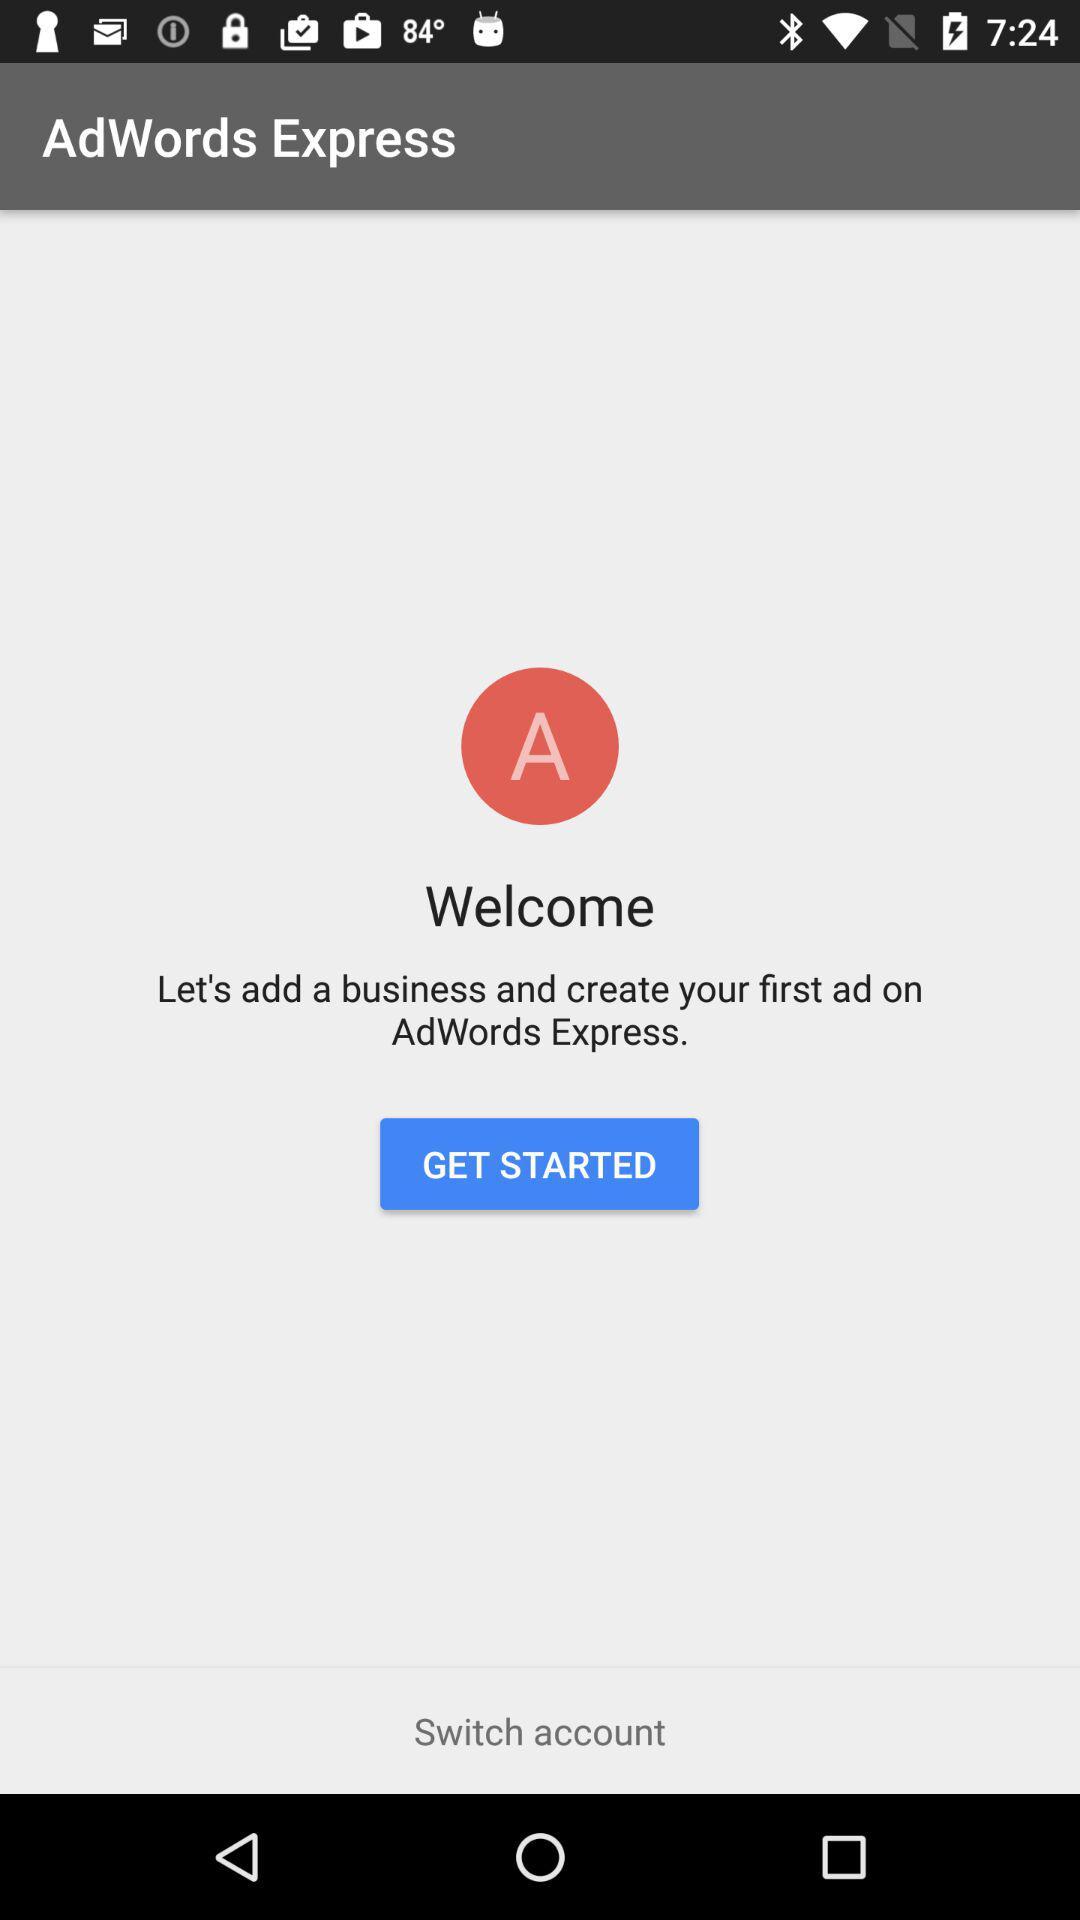 Image resolution: width=1080 pixels, height=1920 pixels. Describe the element at coordinates (538, 1164) in the screenshot. I see `the icon below the let s add` at that location.